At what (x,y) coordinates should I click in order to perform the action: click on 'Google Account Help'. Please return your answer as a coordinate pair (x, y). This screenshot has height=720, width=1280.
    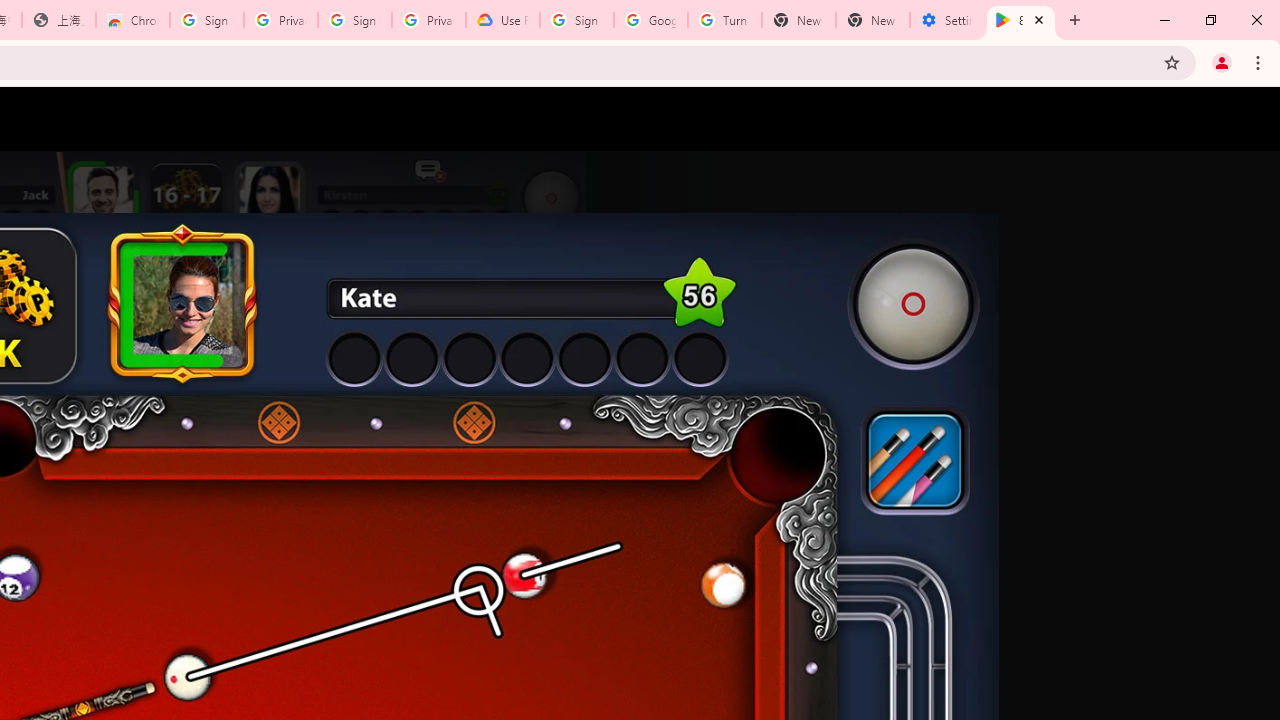
    Looking at the image, I should click on (651, 20).